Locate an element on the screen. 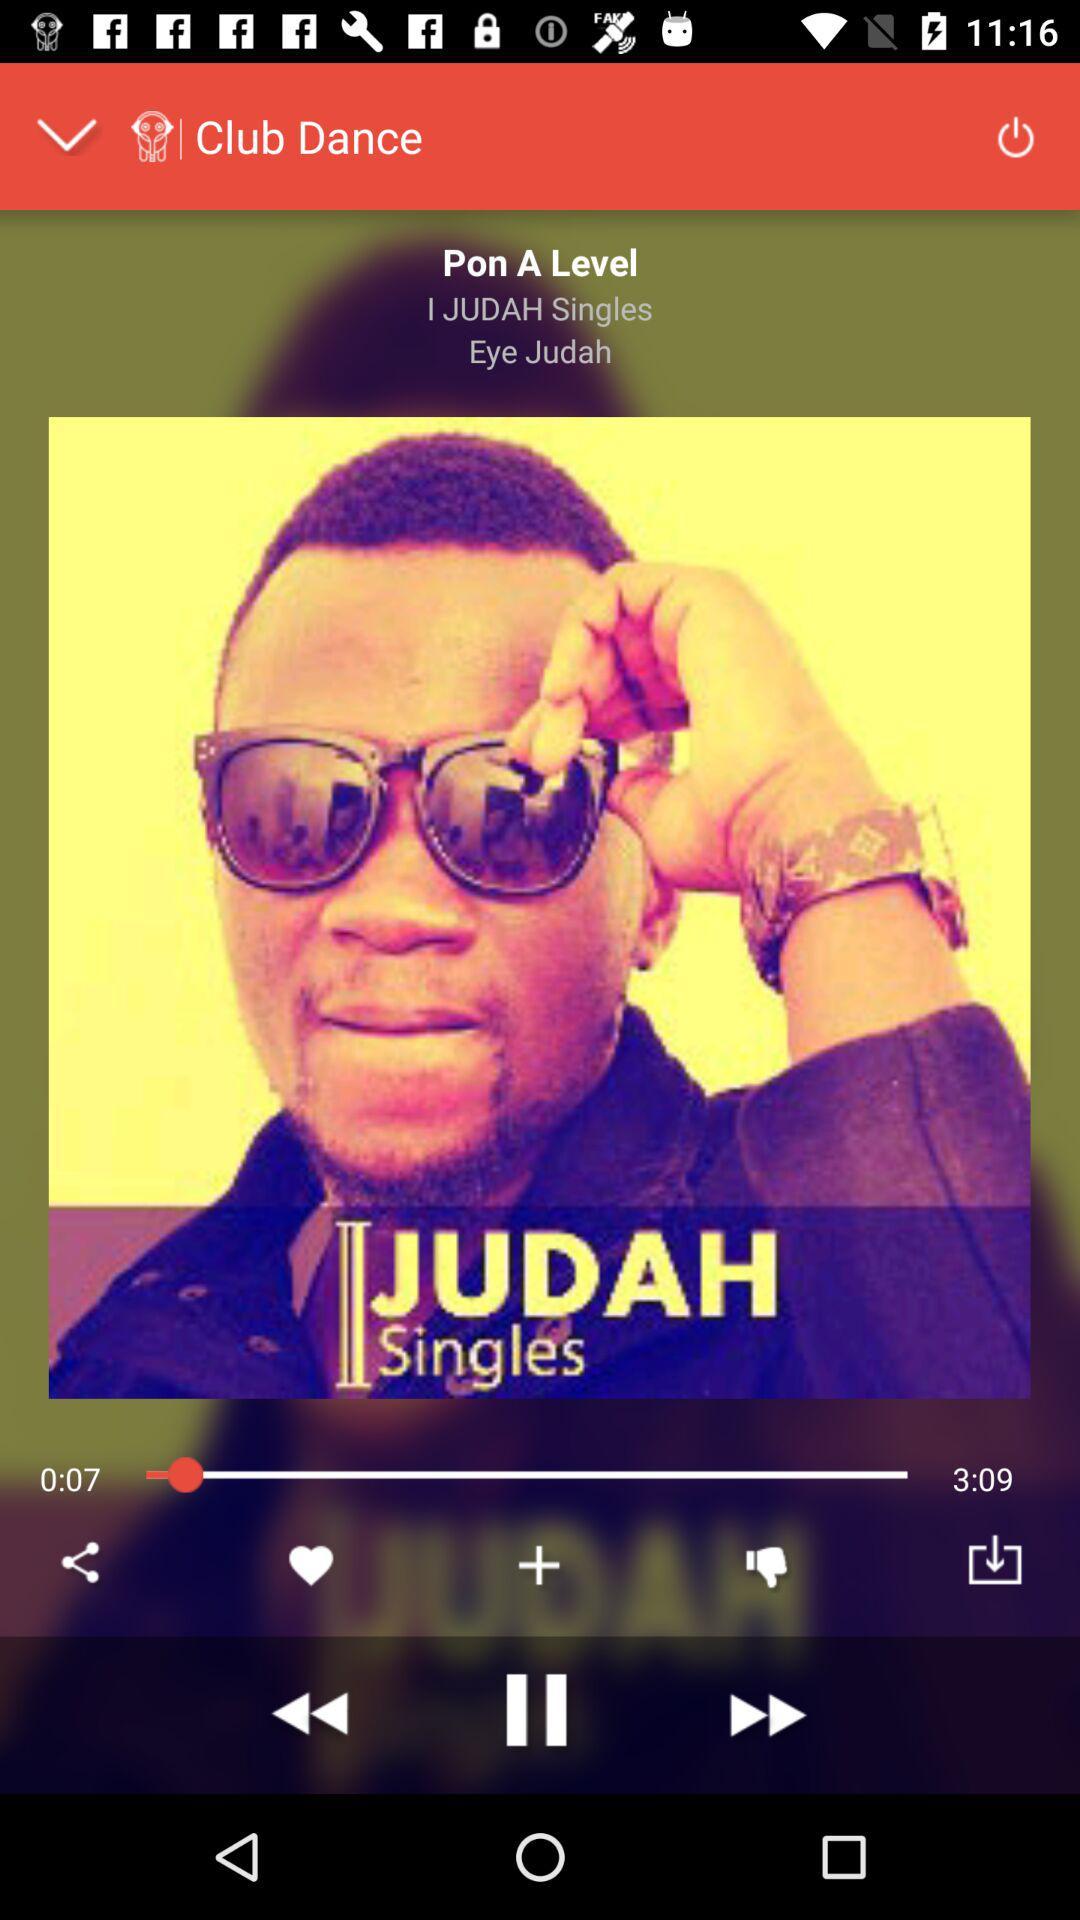 This screenshot has height=1920, width=1080. pause the song is located at coordinates (540, 1714).